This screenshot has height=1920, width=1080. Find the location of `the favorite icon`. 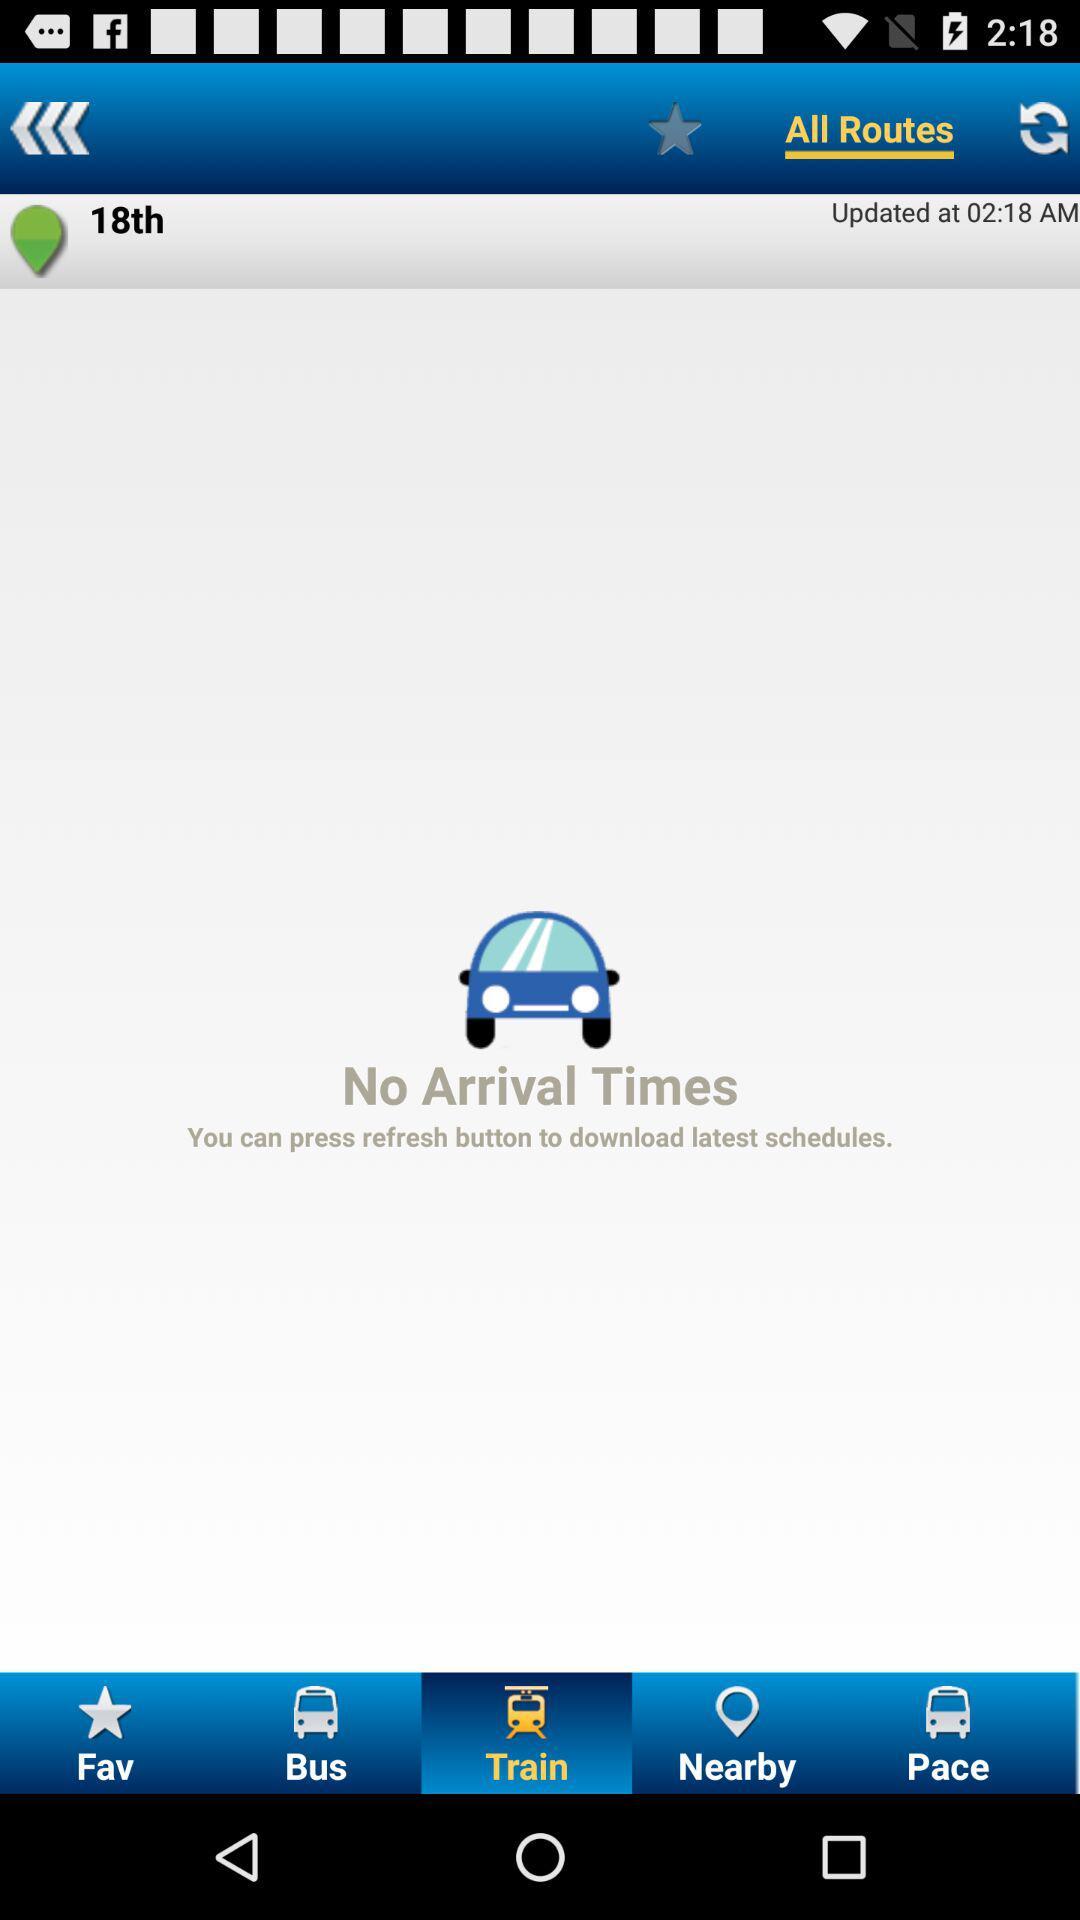

the favorite icon is located at coordinates (39, 257).